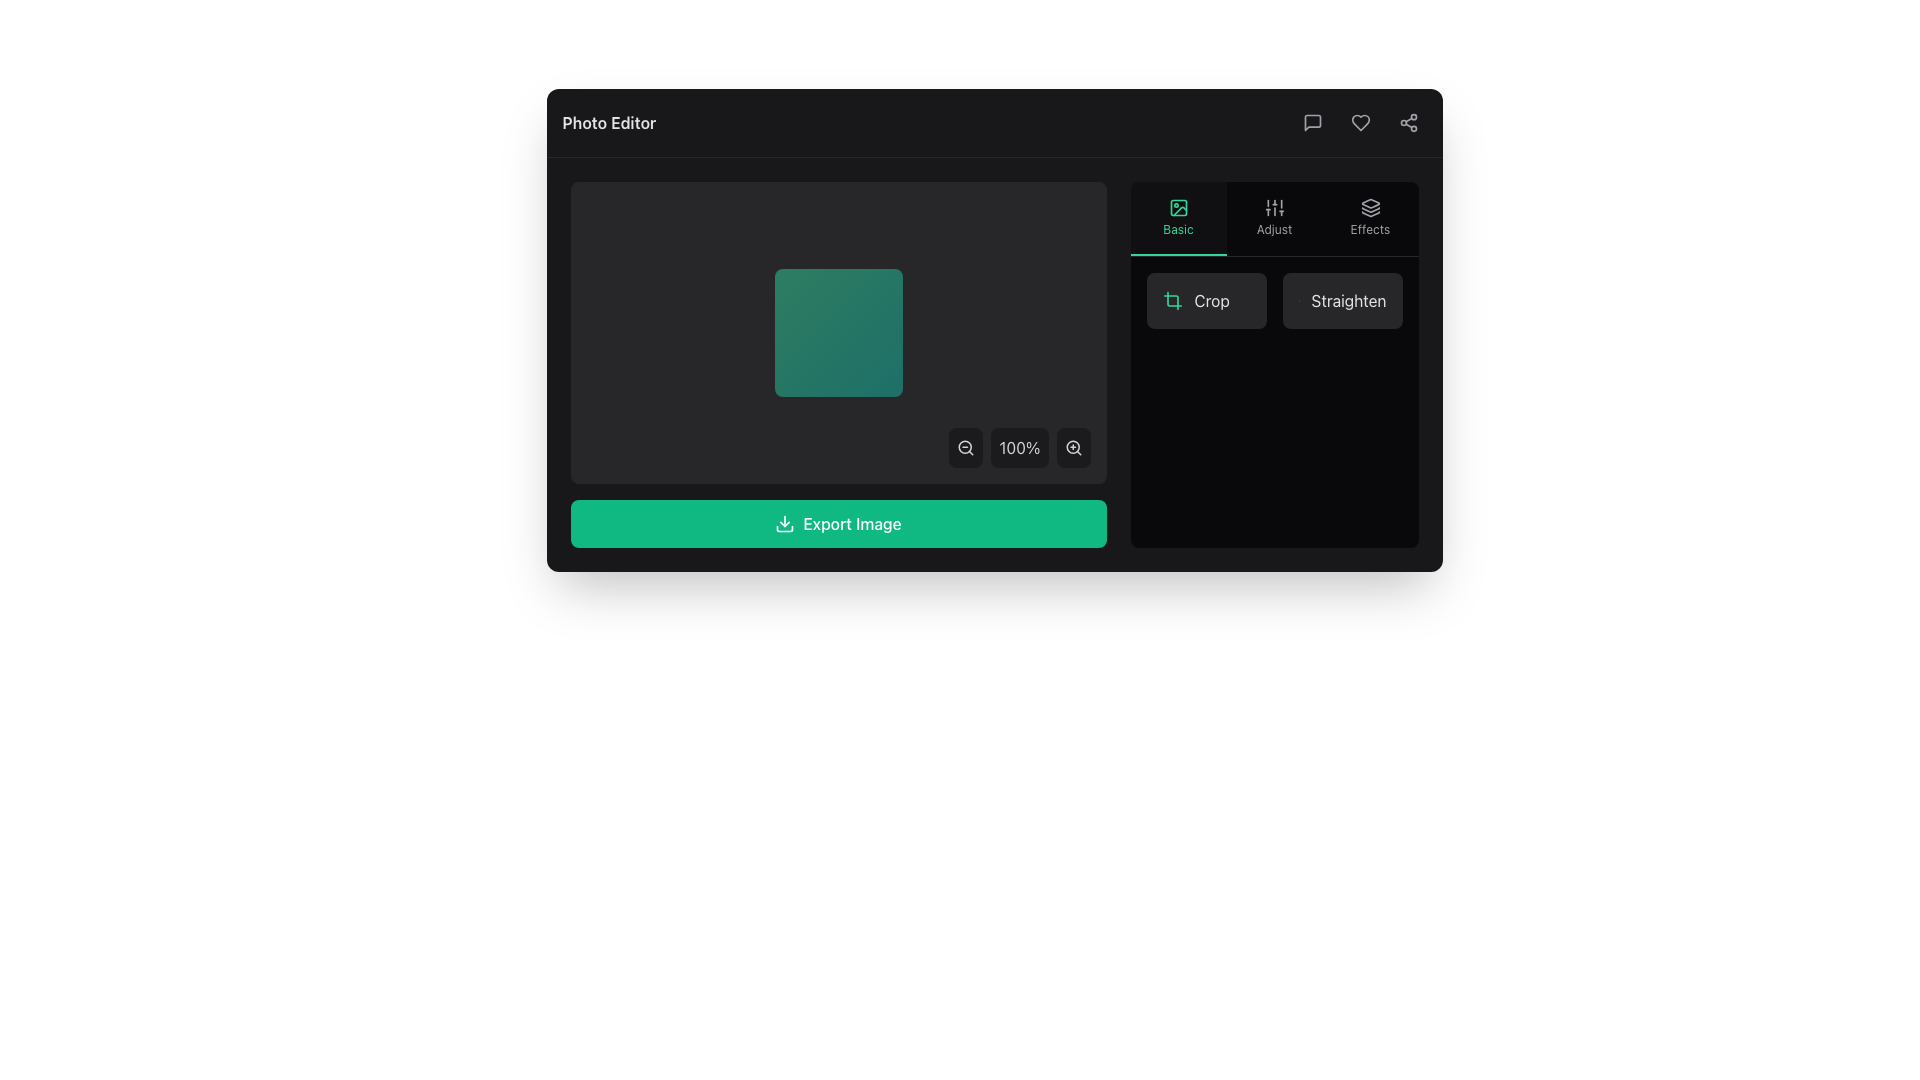 The width and height of the screenshot is (1920, 1080). What do you see at coordinates (1312, 123) in the screenshot?
I see `the chat bubble icon located in the top-right corner of the UI, positioned between the heart-shaped icon and the share icon in the horizontal toolbar` at bounding box center [1312, 123].